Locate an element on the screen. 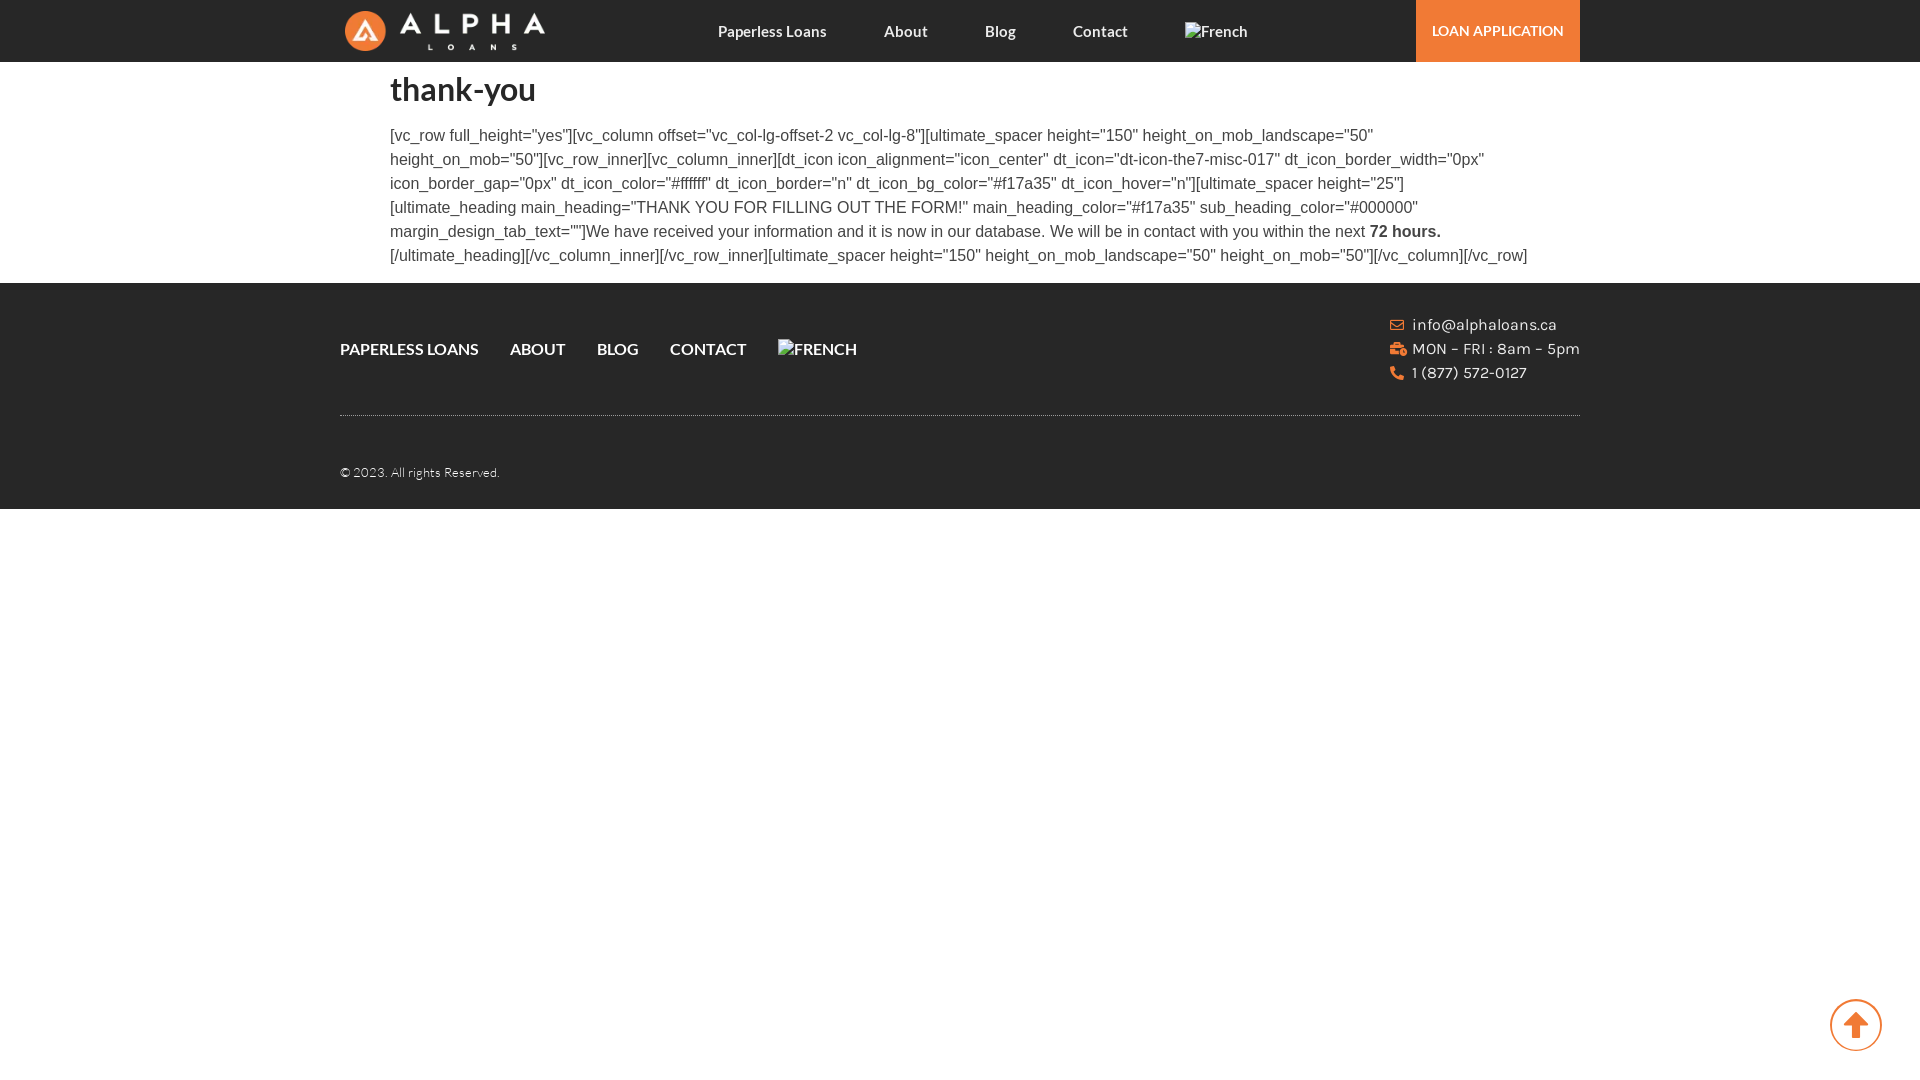 Image resolution: width=1920 pixels, height=1080 pixels. '1 (877) 572-0127' is located at coordinates (1485, 373).